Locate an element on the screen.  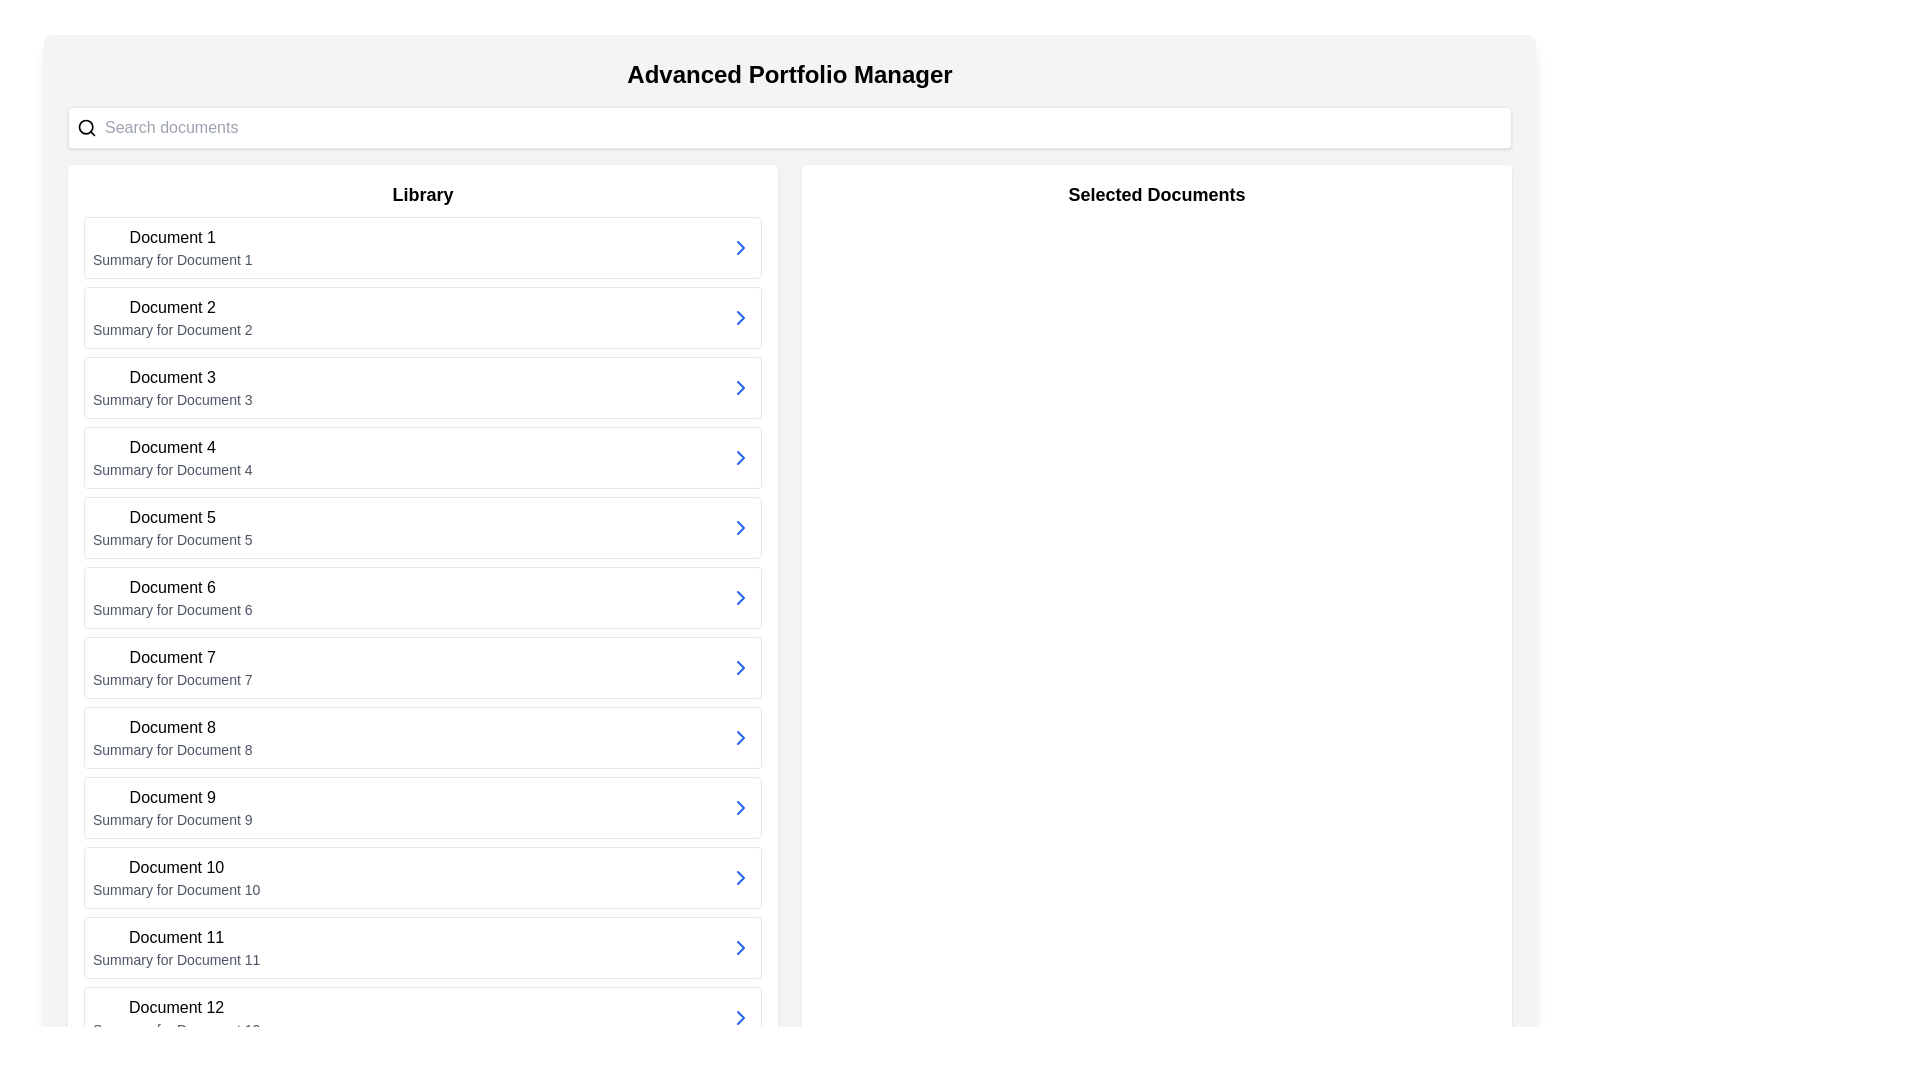
the blue rightward-pointing chevron arrow icon located in the 'Library' section, associated with 'Document 3' is located at coordinates (739, 388).